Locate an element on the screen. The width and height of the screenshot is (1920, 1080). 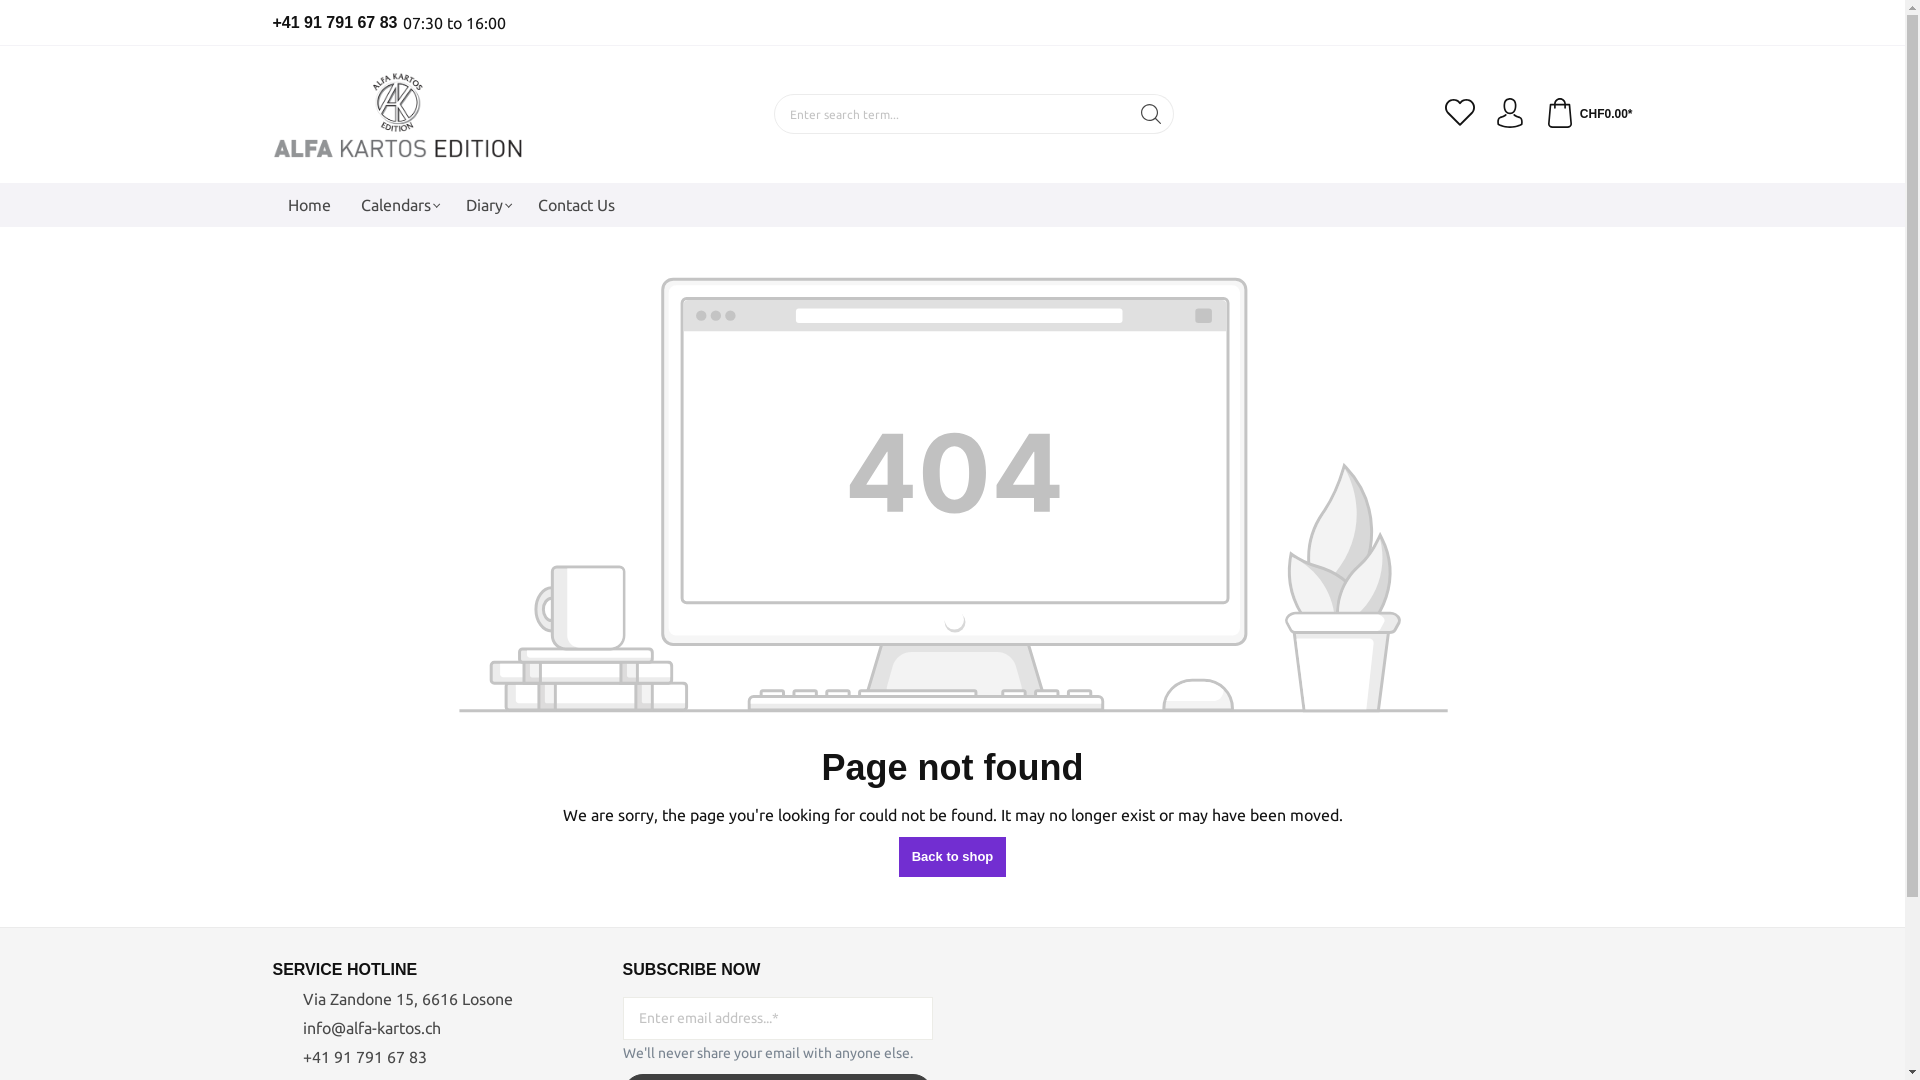
'Calendars' is located at coordinates (398, 204).